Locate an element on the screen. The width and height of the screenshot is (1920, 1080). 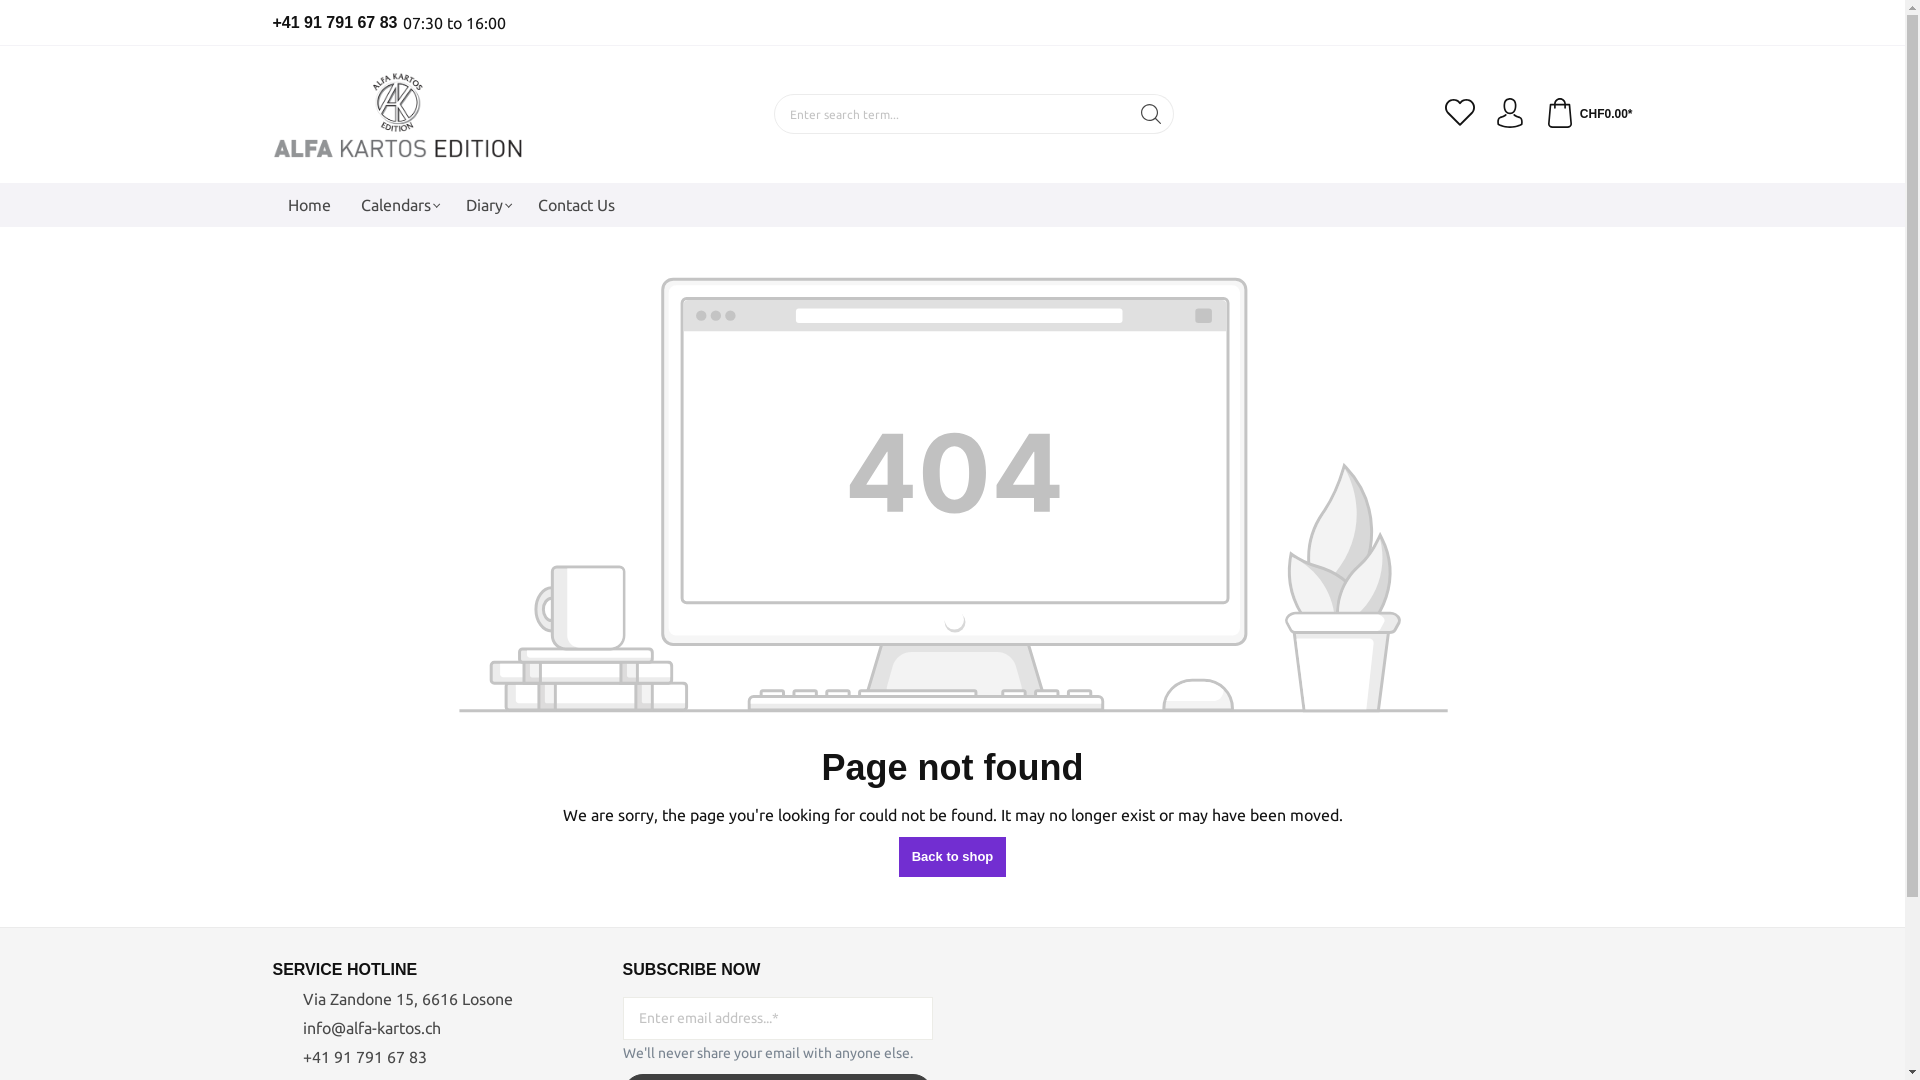
'Calendars' is located at coordinates (398, 204).